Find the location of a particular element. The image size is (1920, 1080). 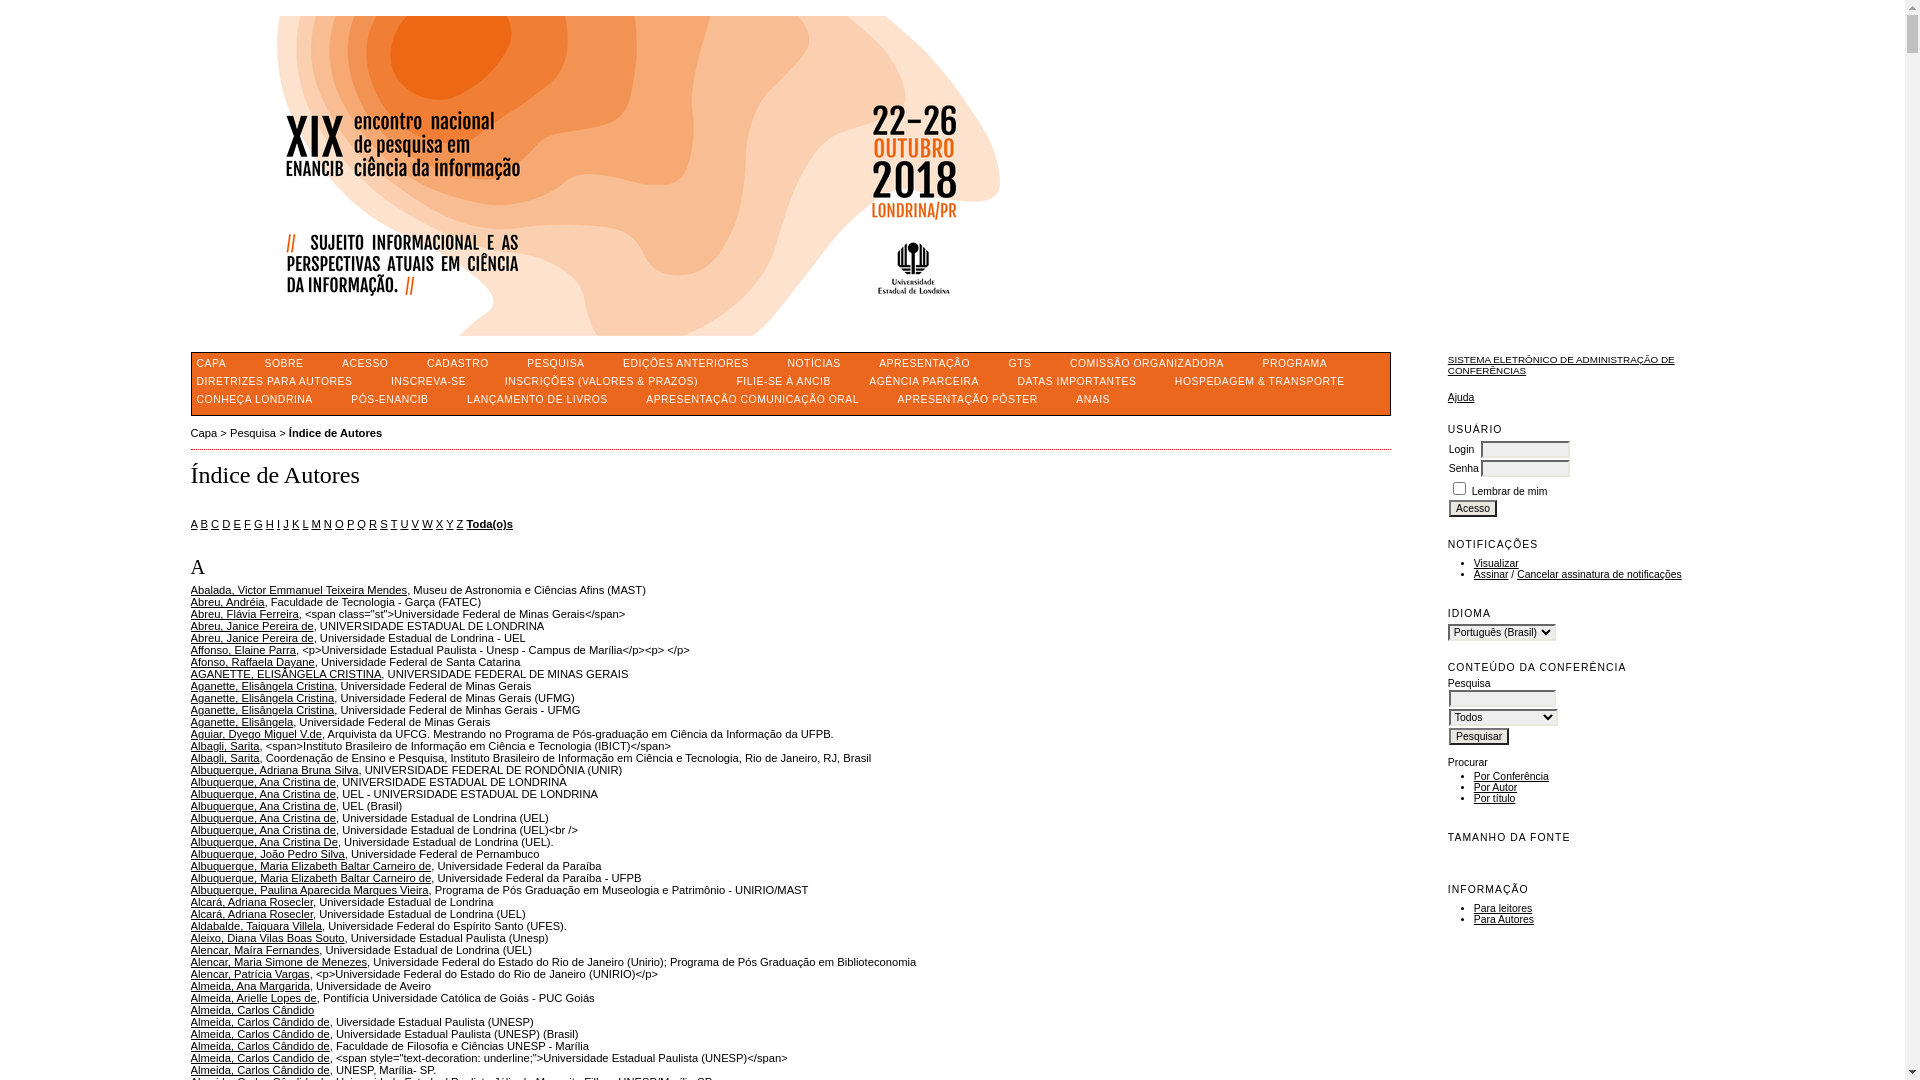

'Aleixo, Diana Vilas Boas Souto' is located at coordinates (266, 937).